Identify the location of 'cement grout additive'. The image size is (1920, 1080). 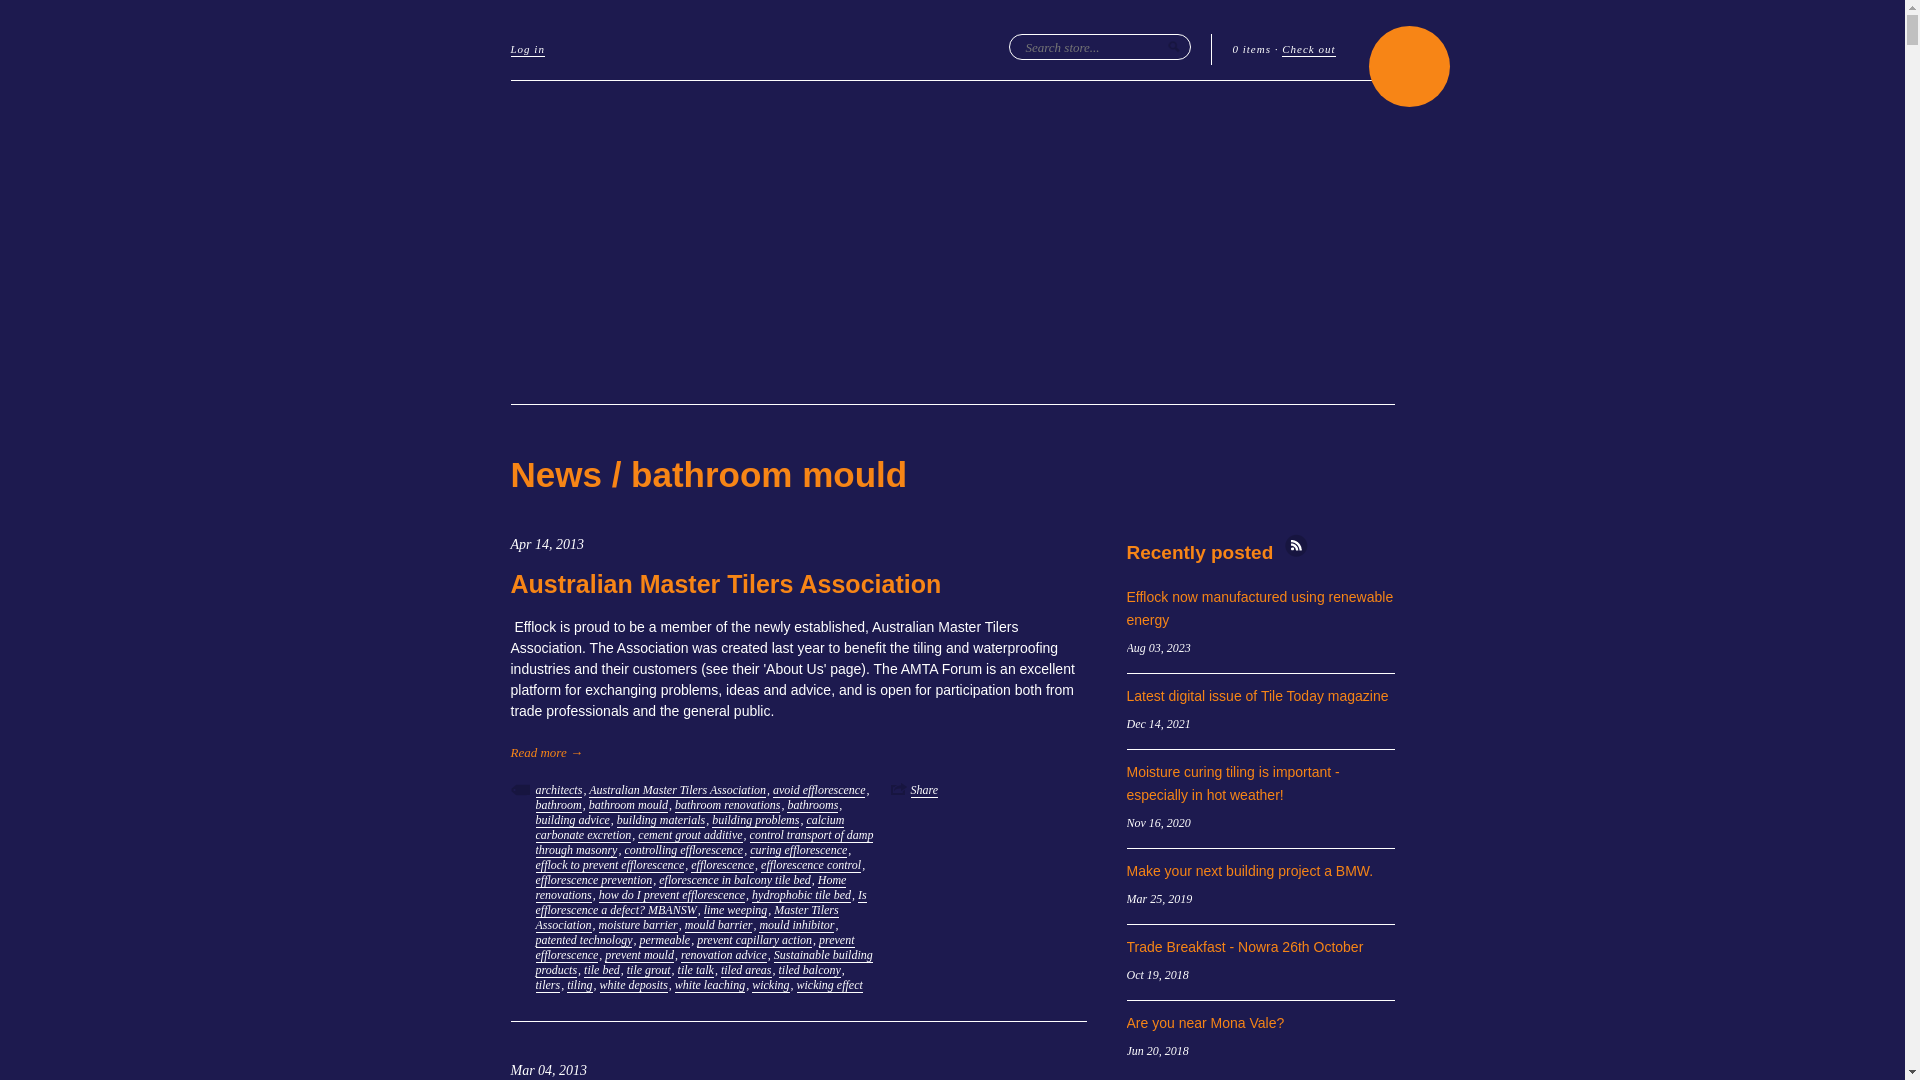
(690, 835).